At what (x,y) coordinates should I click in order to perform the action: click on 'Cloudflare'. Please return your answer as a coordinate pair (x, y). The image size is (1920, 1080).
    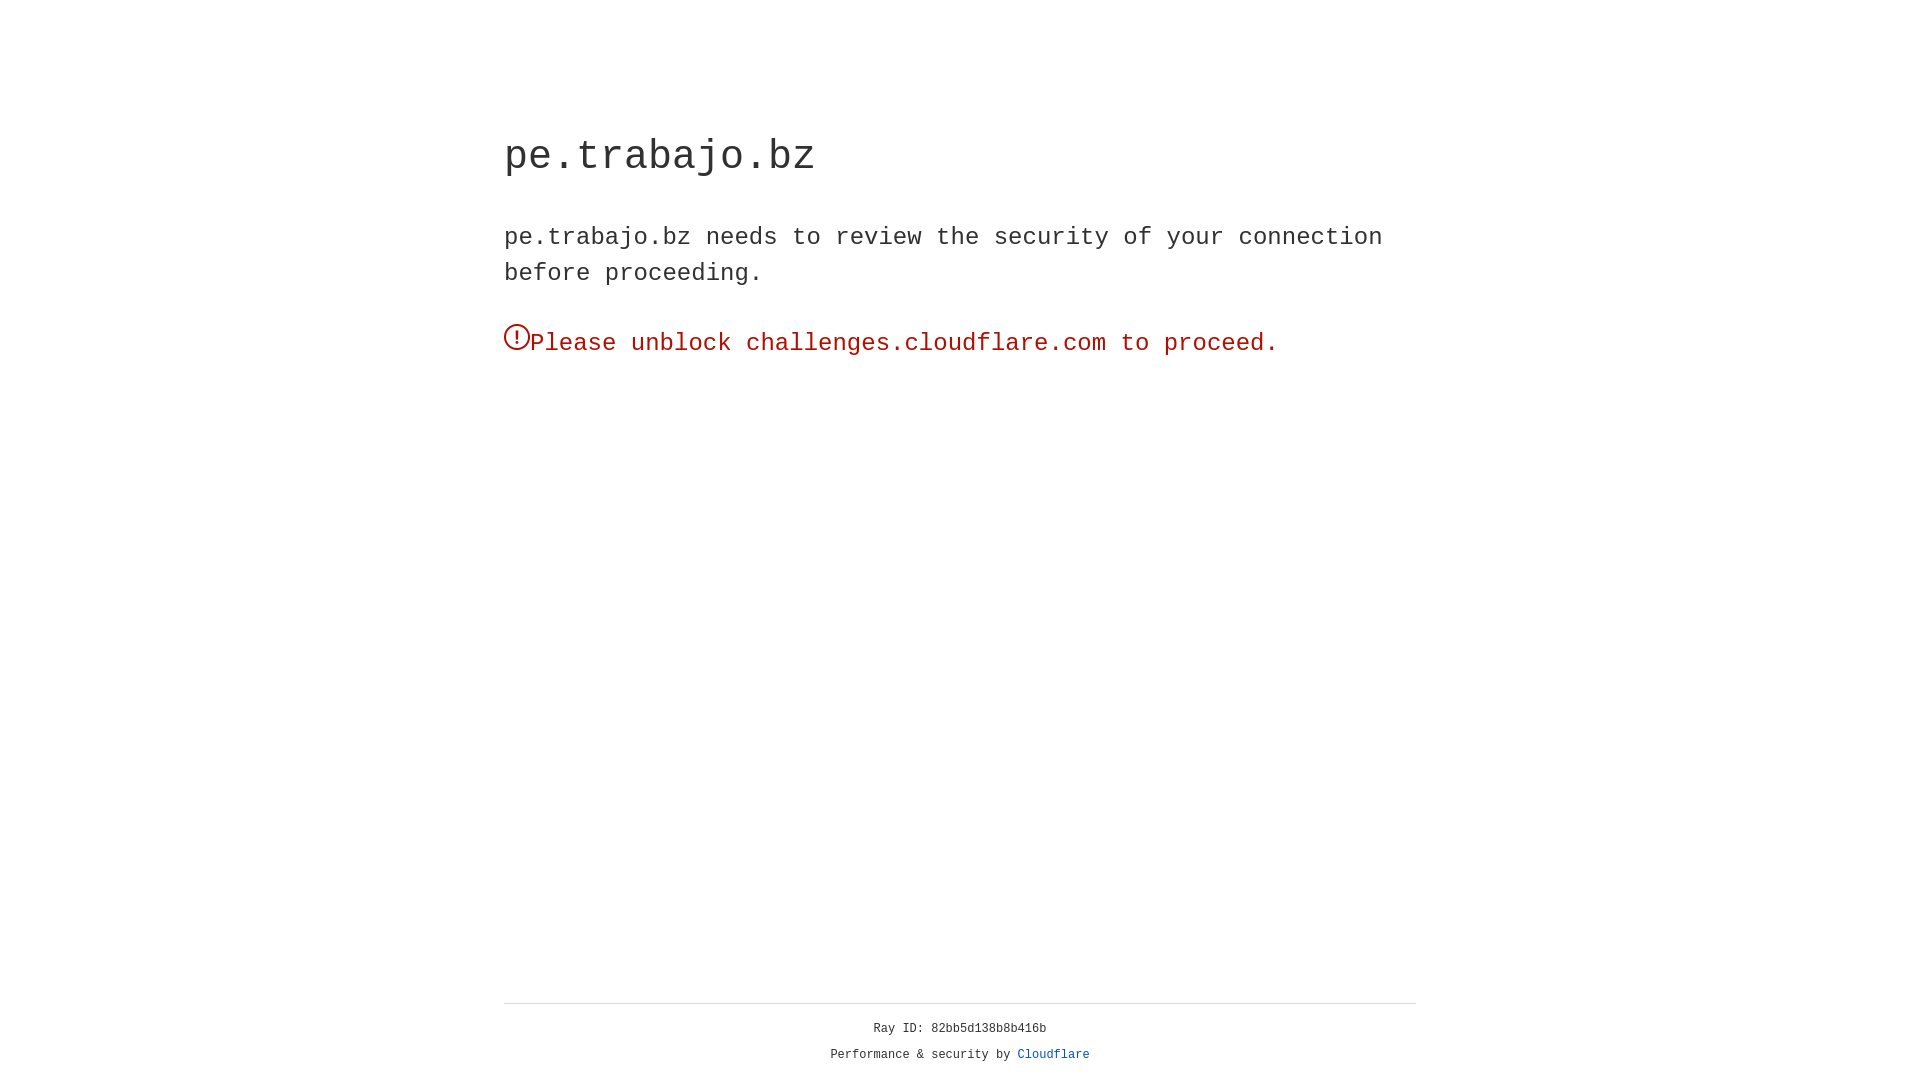
    Looking at the image, I should click on (1053, 1054).